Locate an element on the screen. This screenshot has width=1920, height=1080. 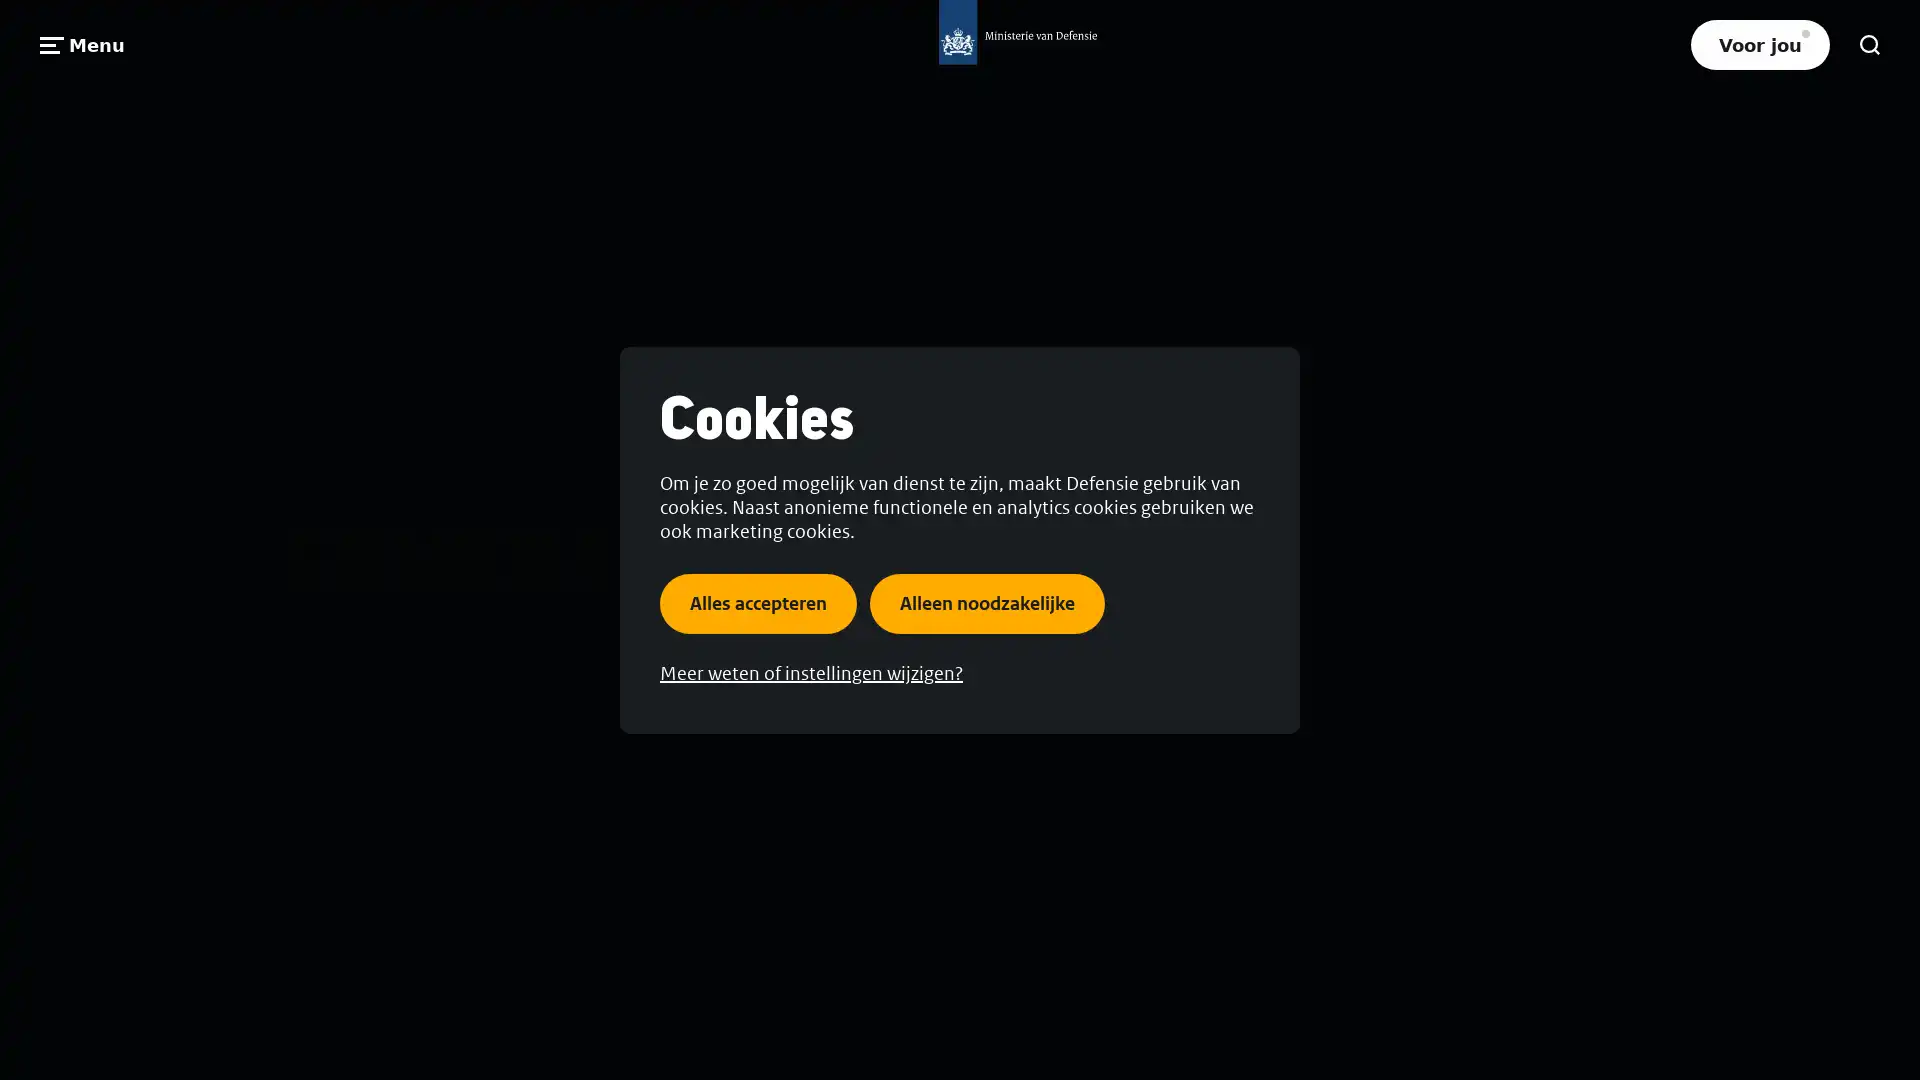
Zoeken openen is located at coordinates (1869, 45).